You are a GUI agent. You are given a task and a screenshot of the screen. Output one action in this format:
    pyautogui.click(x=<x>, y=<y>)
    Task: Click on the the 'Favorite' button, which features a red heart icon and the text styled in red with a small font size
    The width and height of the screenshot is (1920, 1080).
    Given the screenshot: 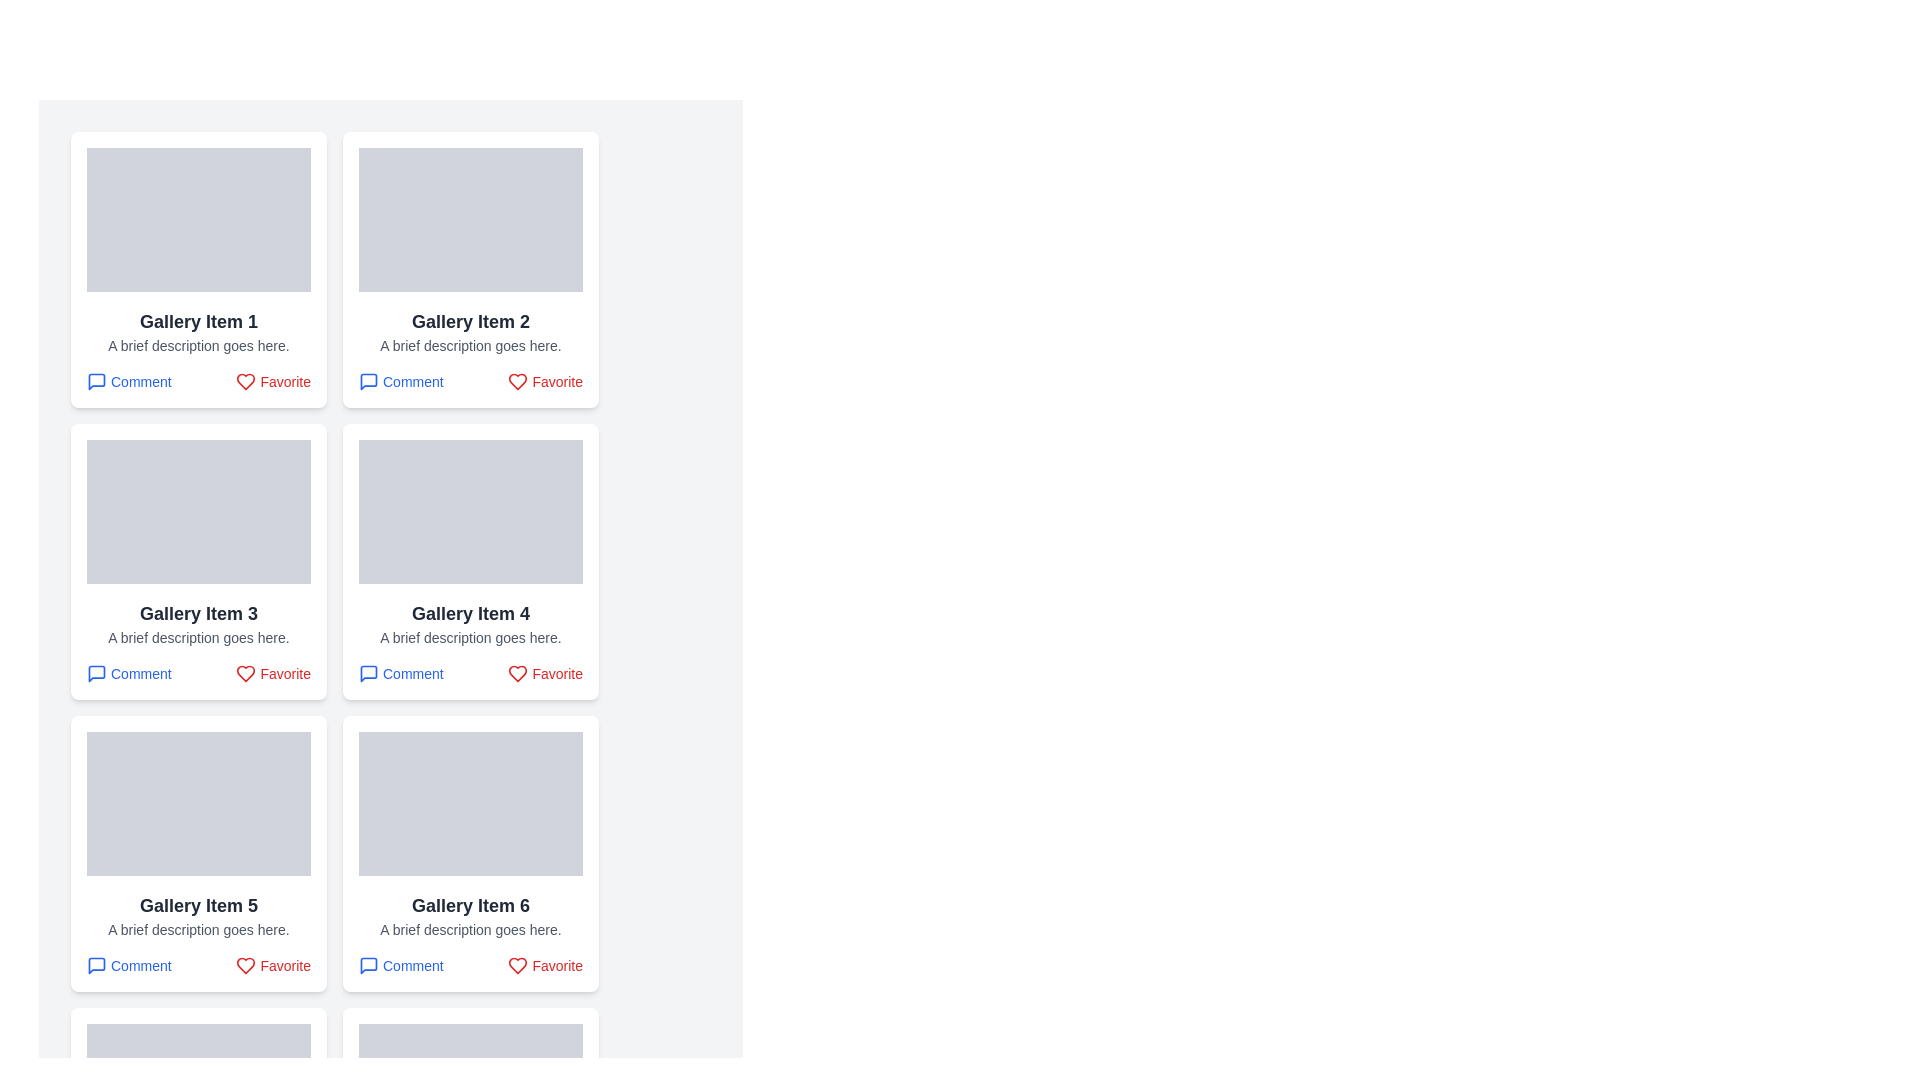 What is the action you would take?
    pyautogui.click(x=545, y=674)
    